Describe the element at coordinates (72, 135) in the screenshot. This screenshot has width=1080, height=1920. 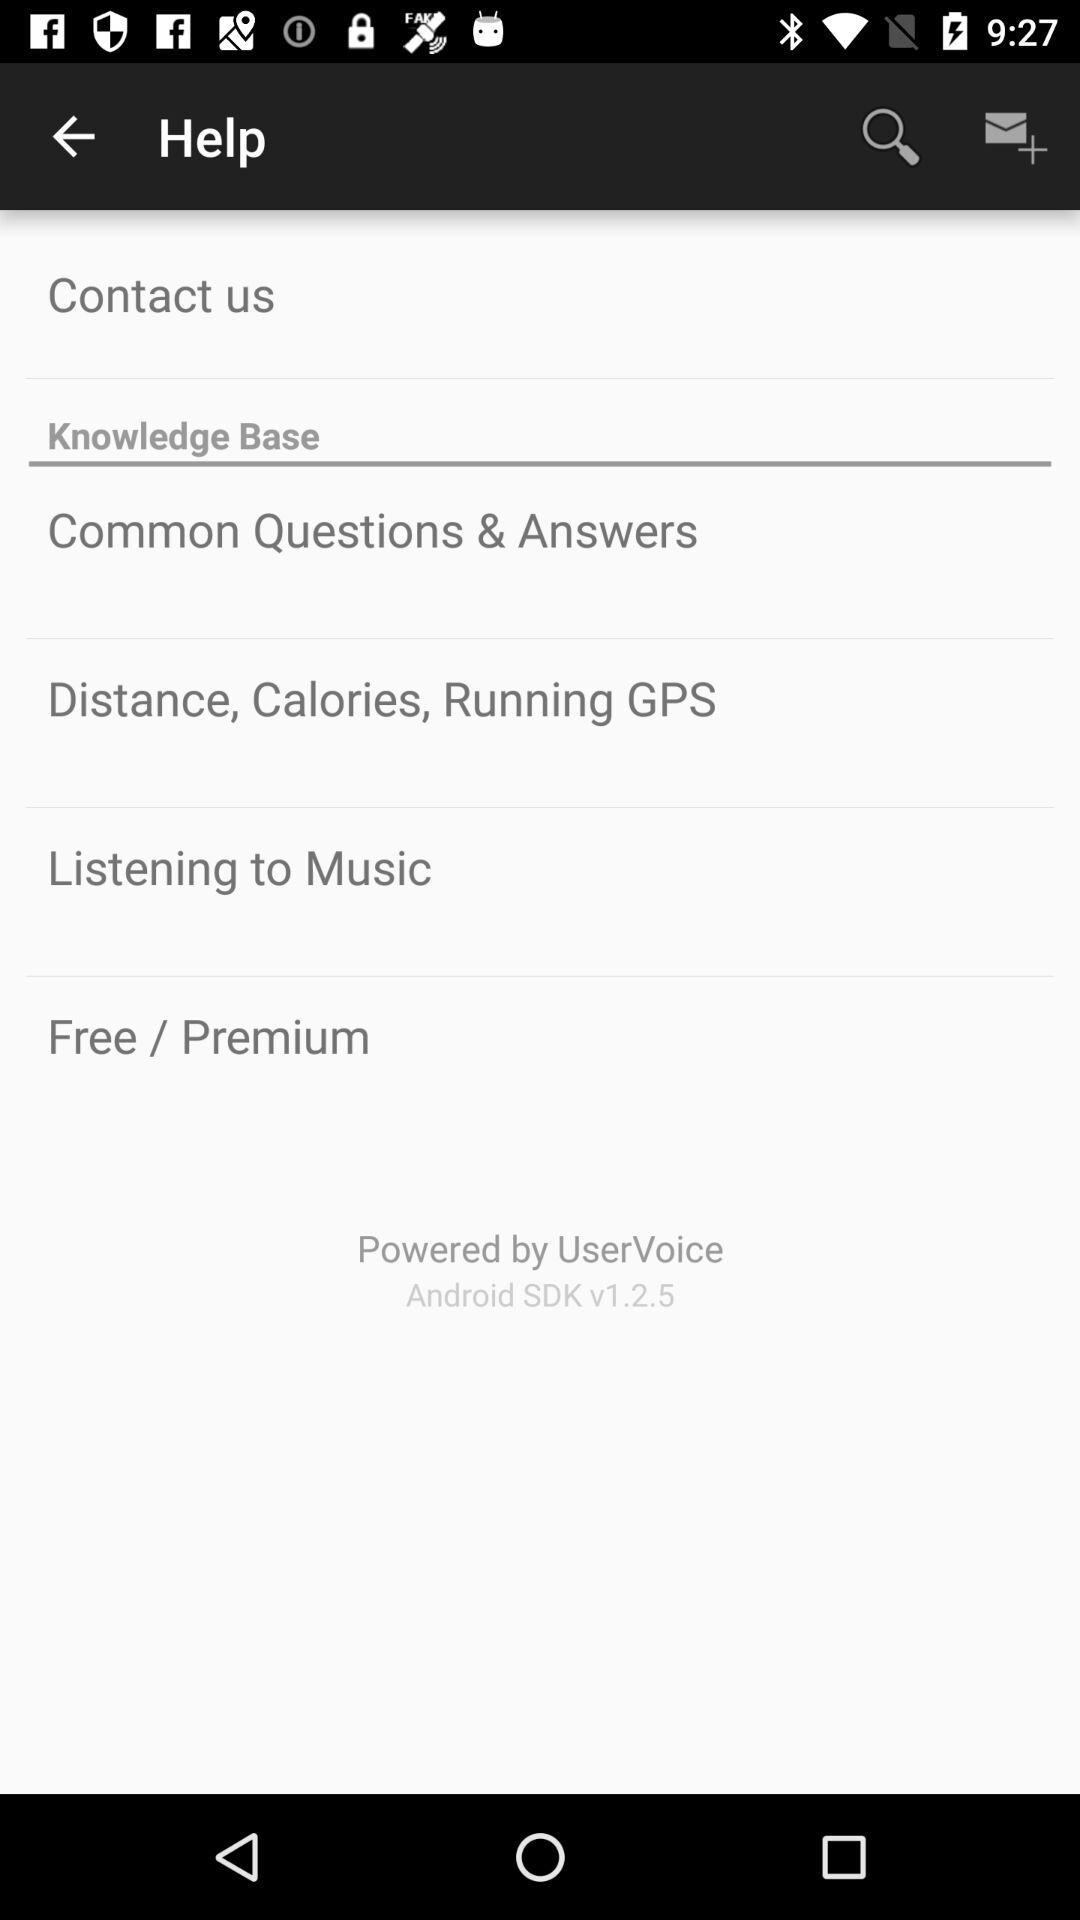
I see `item above the contact us` at that location.